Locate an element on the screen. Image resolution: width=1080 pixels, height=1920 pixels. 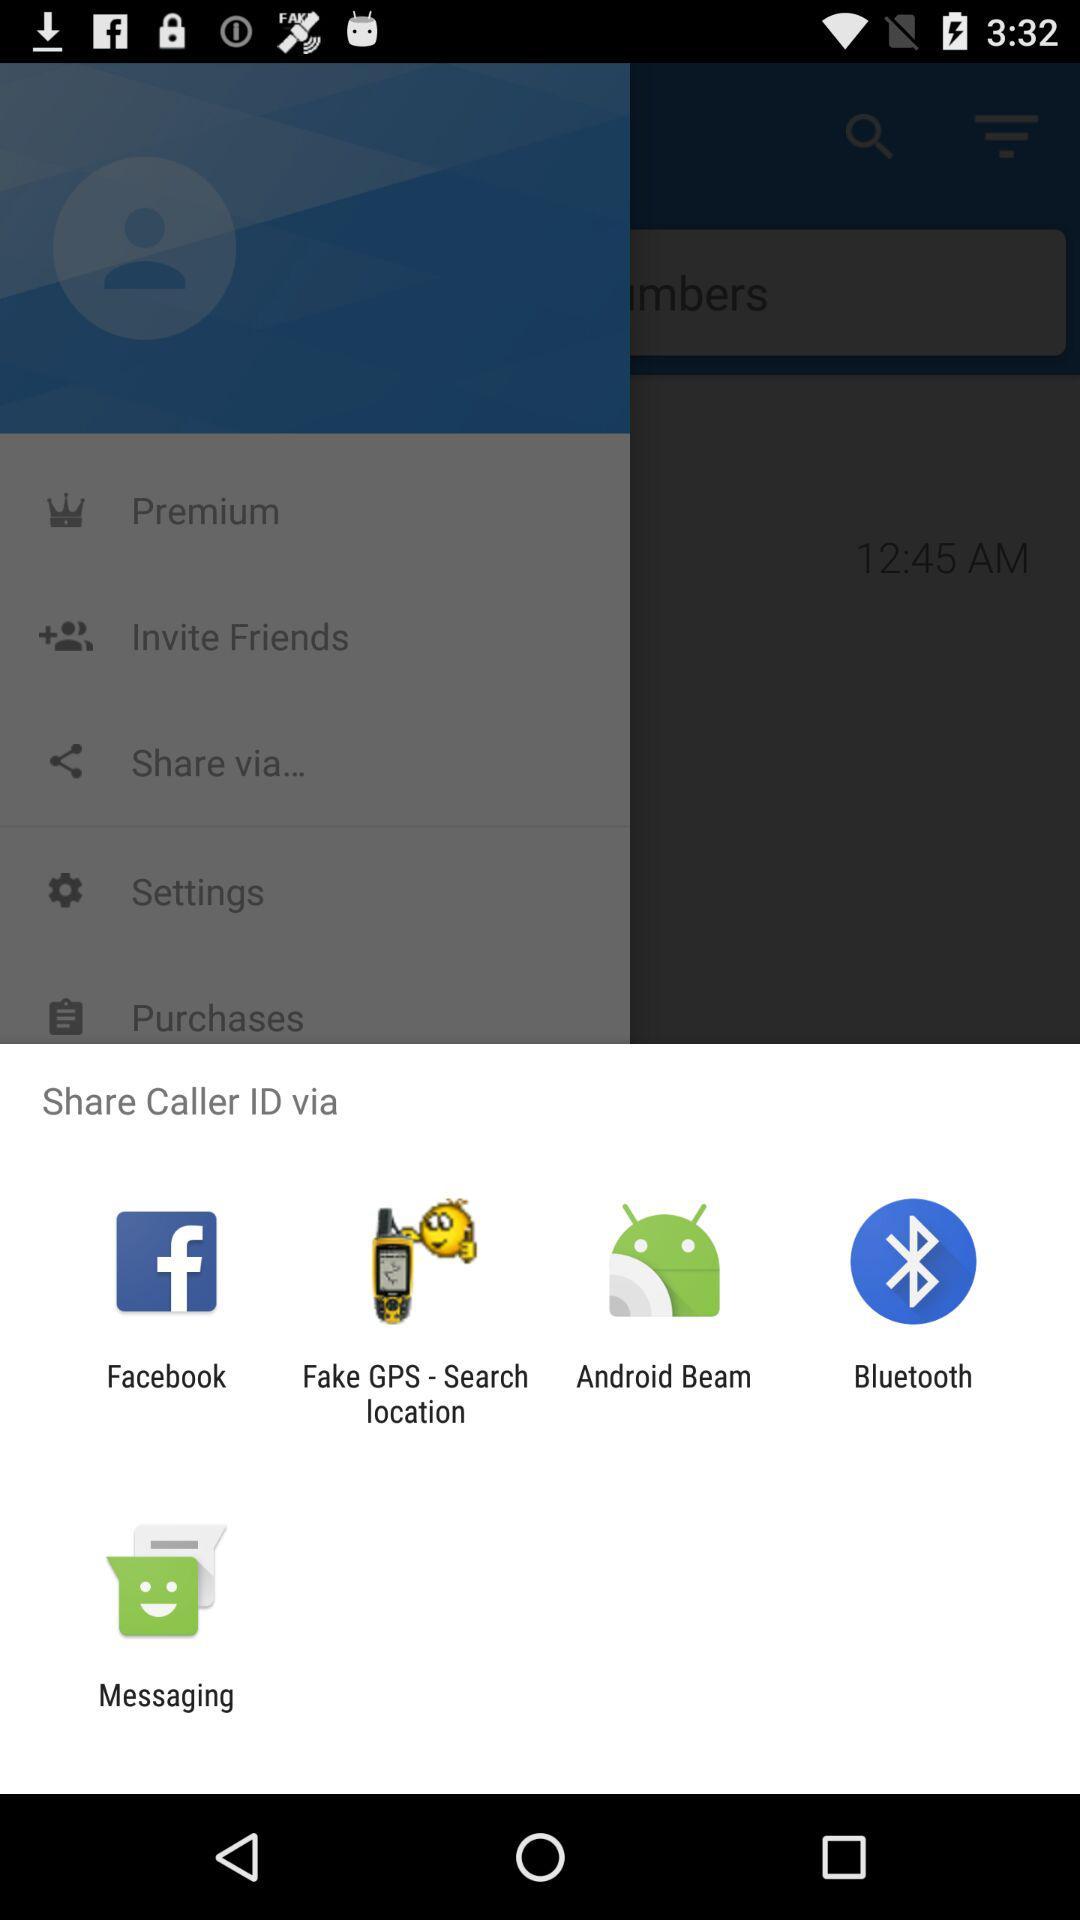
the item to the right of the fake gps search is located at coordinates (664, 1392).